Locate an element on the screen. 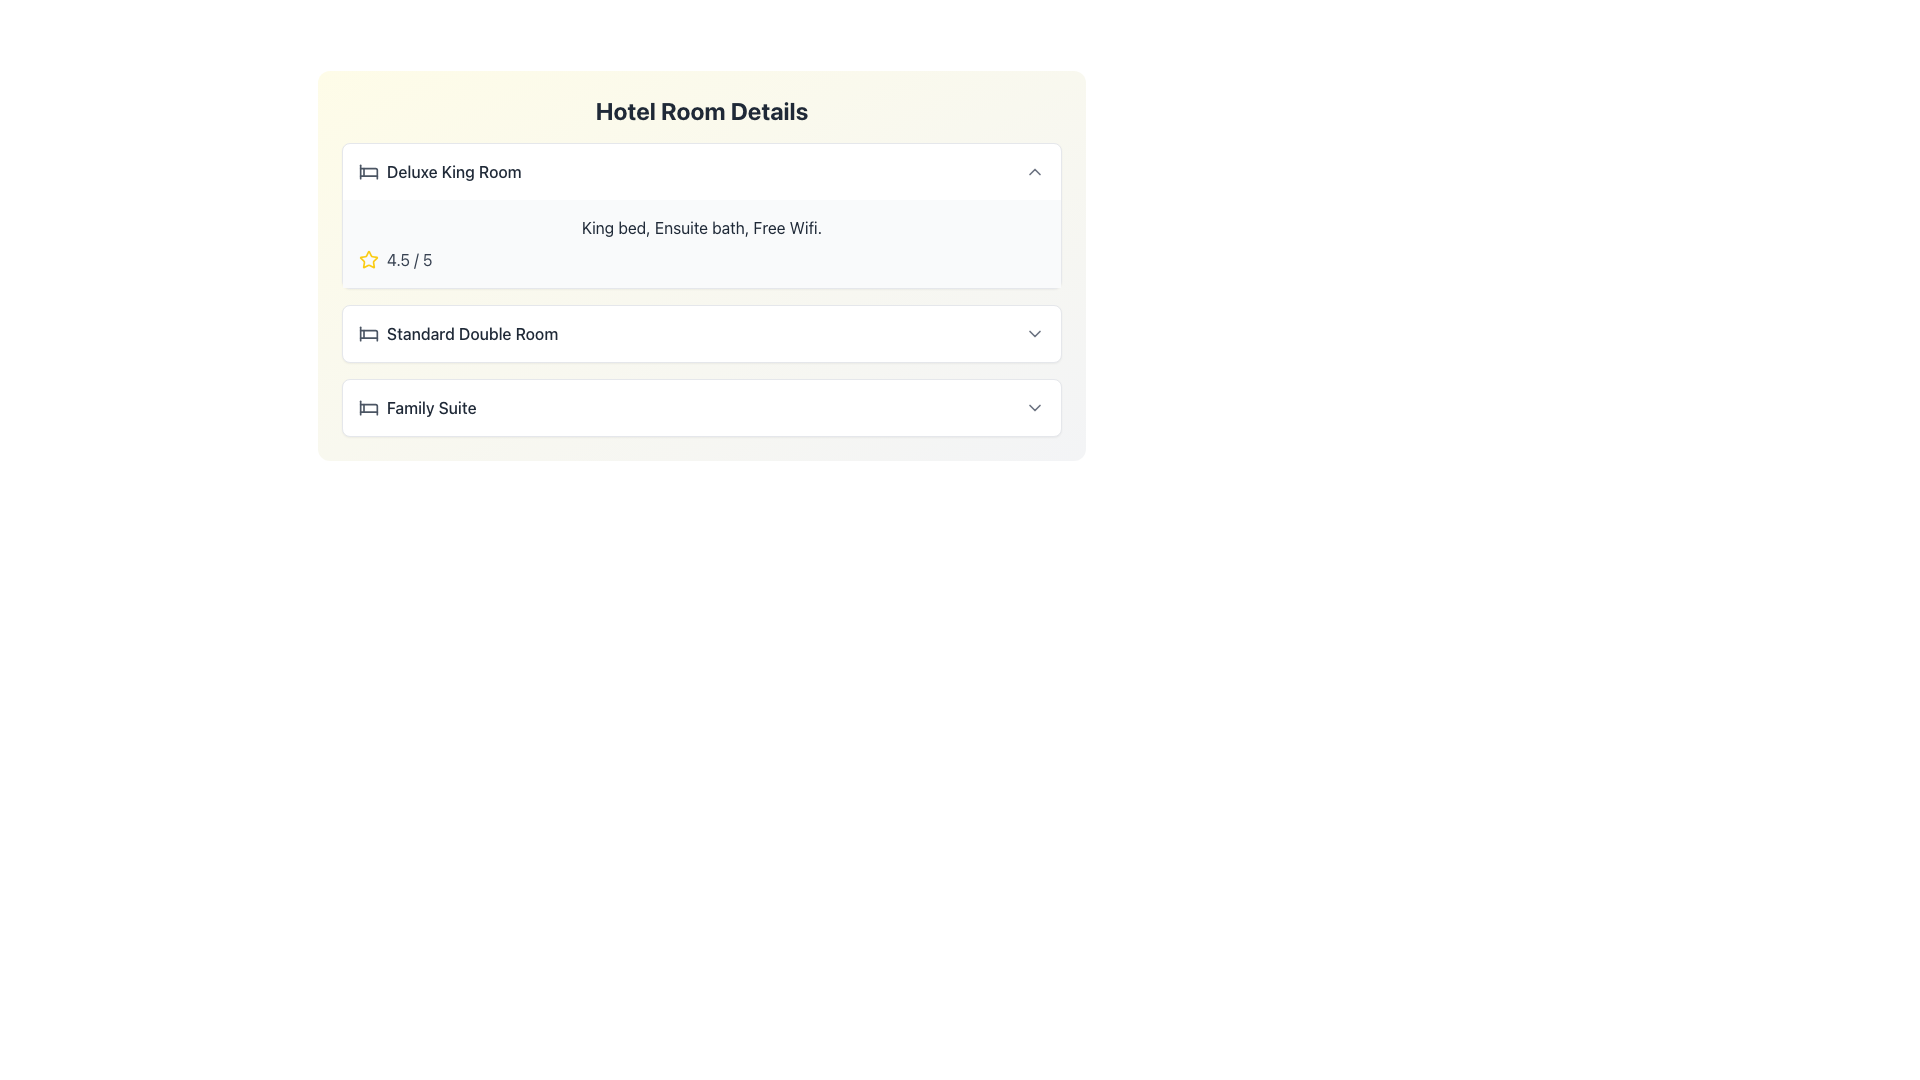 The width and height of the screenshot is (1920, 1080). the rating icon representing a single unit of a rating system for the 'Deluxe King Room', which is located leftmost in the rating section indicating a rating of '4.5 / 5' is located at coordinates (369, 258).